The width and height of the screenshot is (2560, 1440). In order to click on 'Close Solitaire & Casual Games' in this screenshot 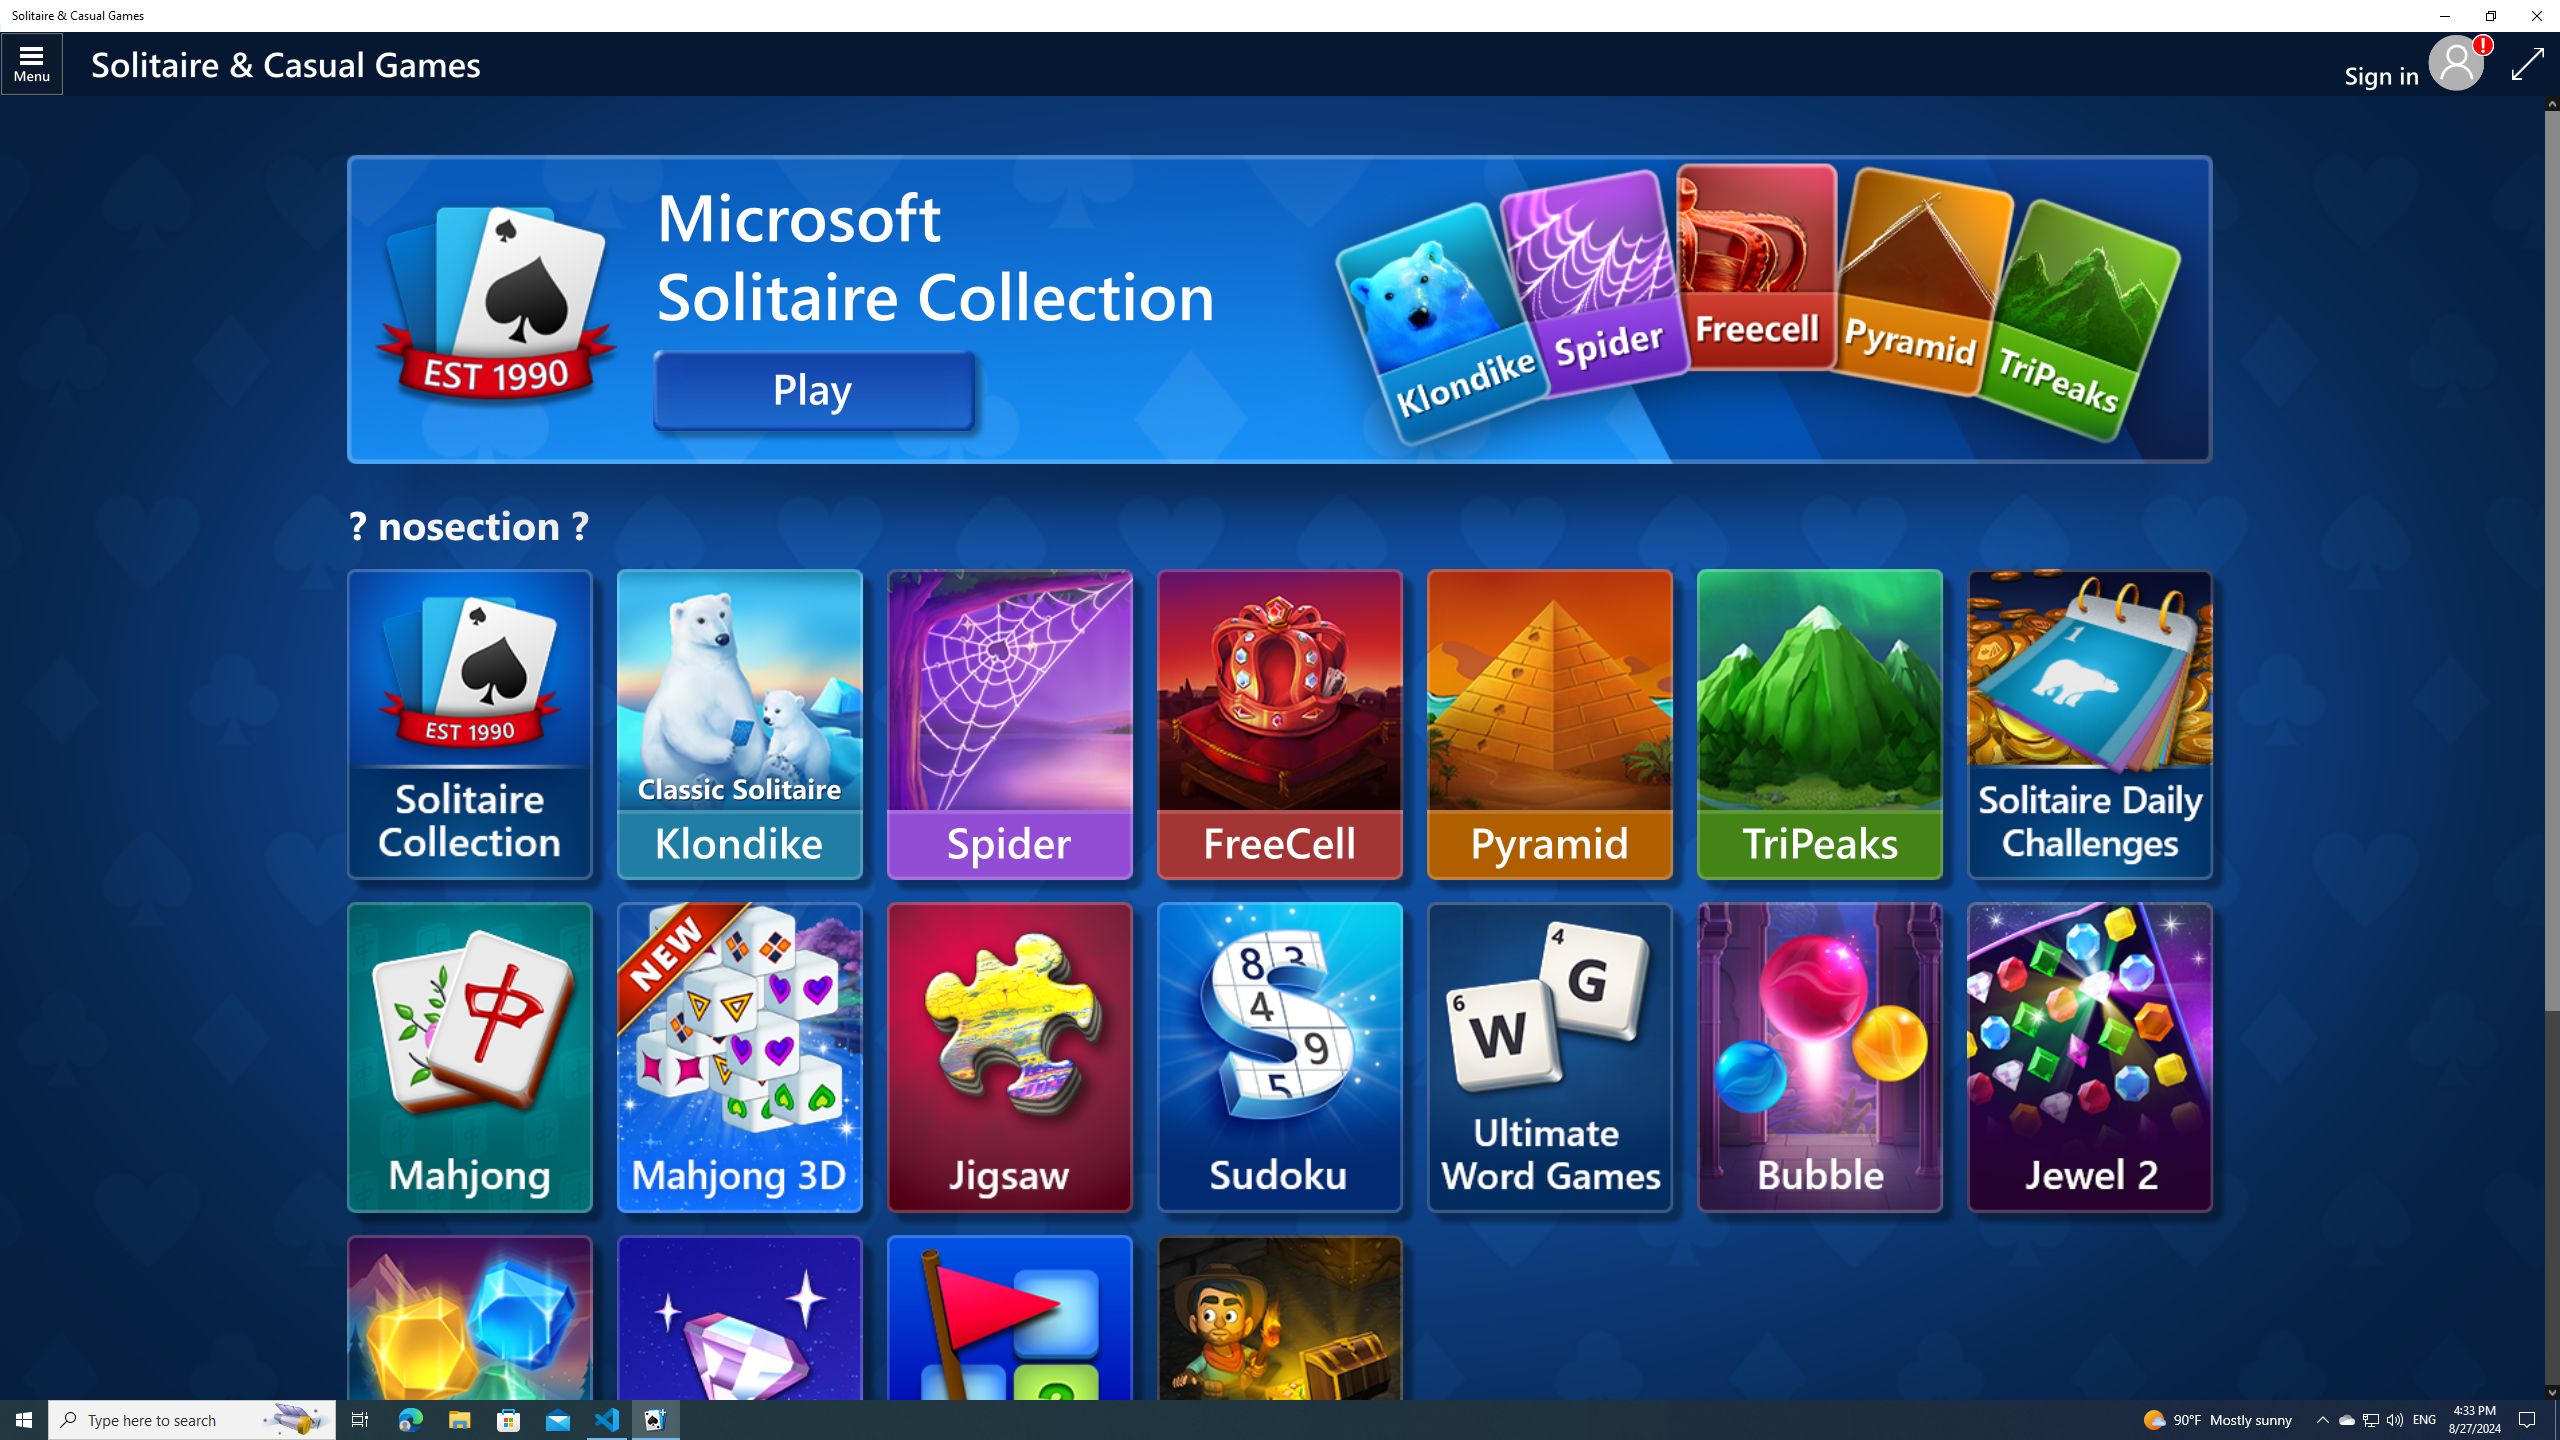, I will do `click(2535, 15)`.